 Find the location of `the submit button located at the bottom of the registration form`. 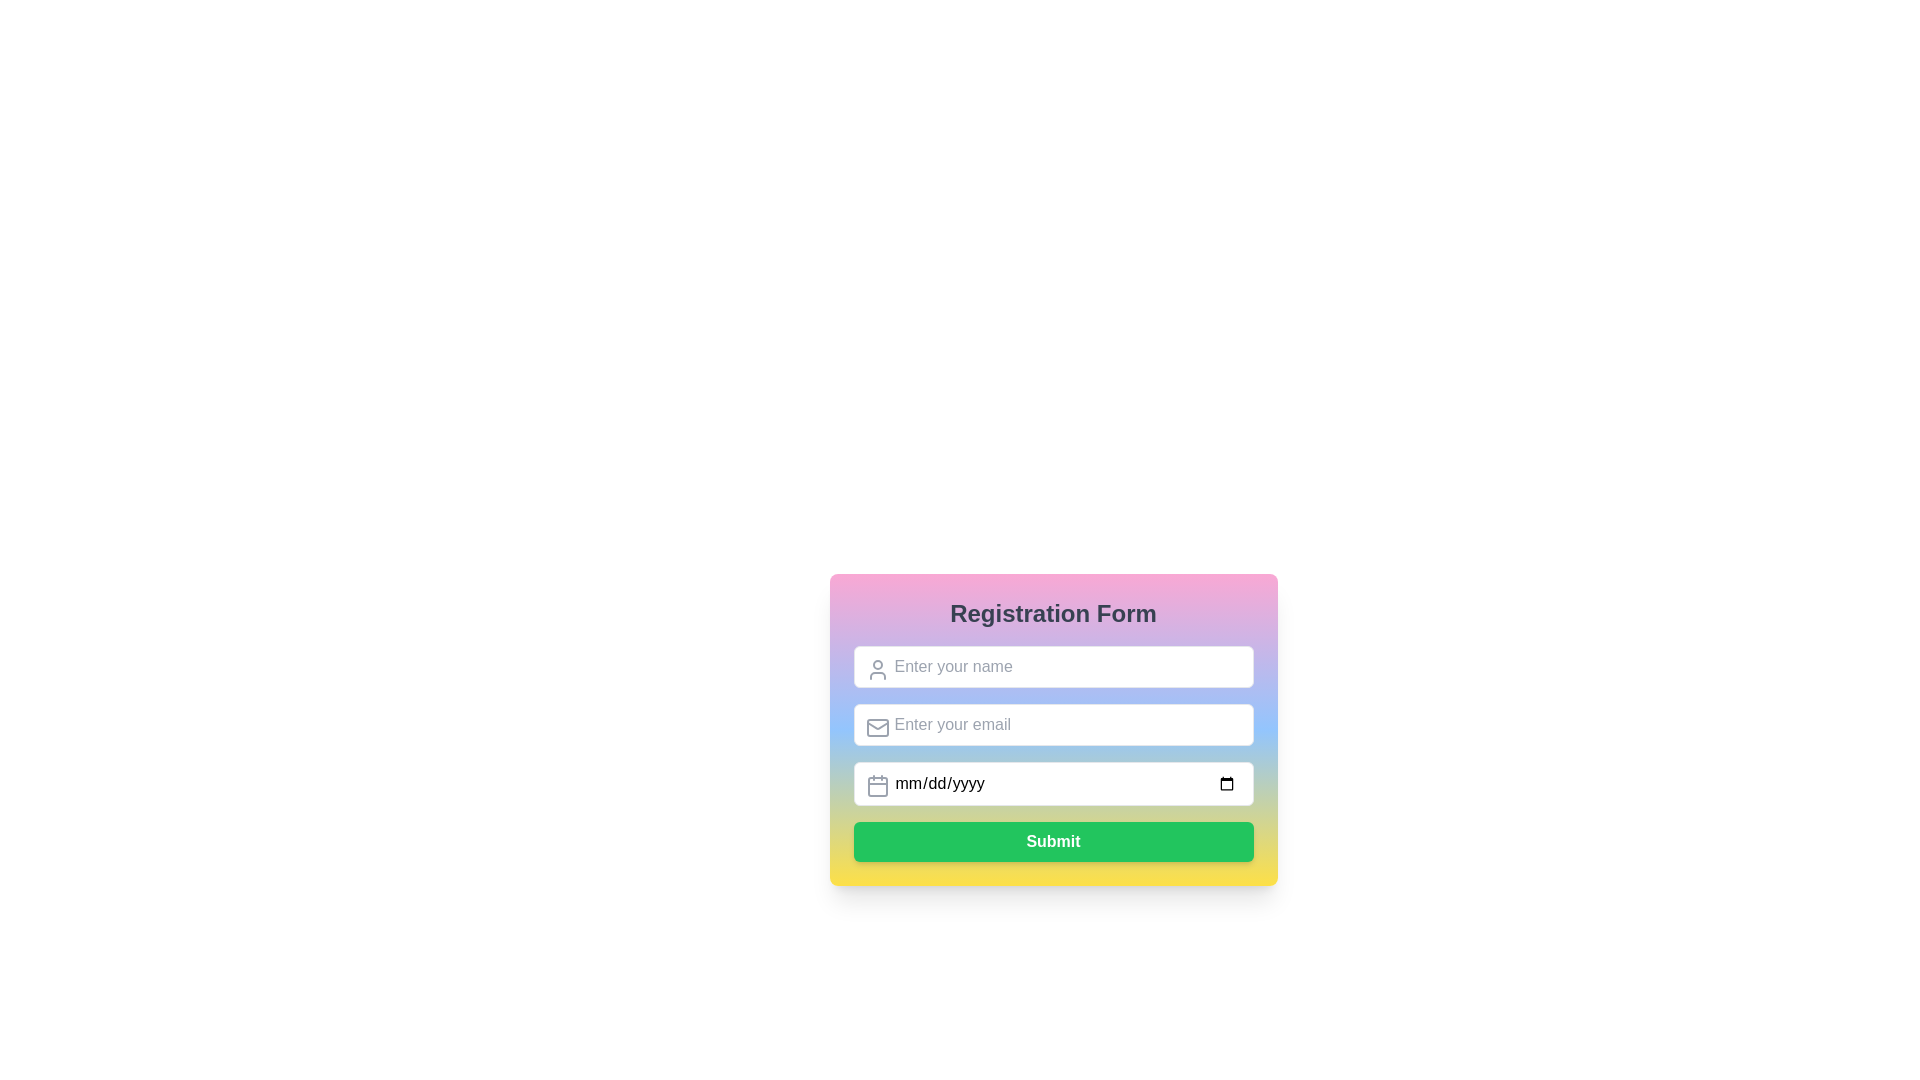

the submit button located at the bottom of the registration form is located at coordinates (1052, 841).